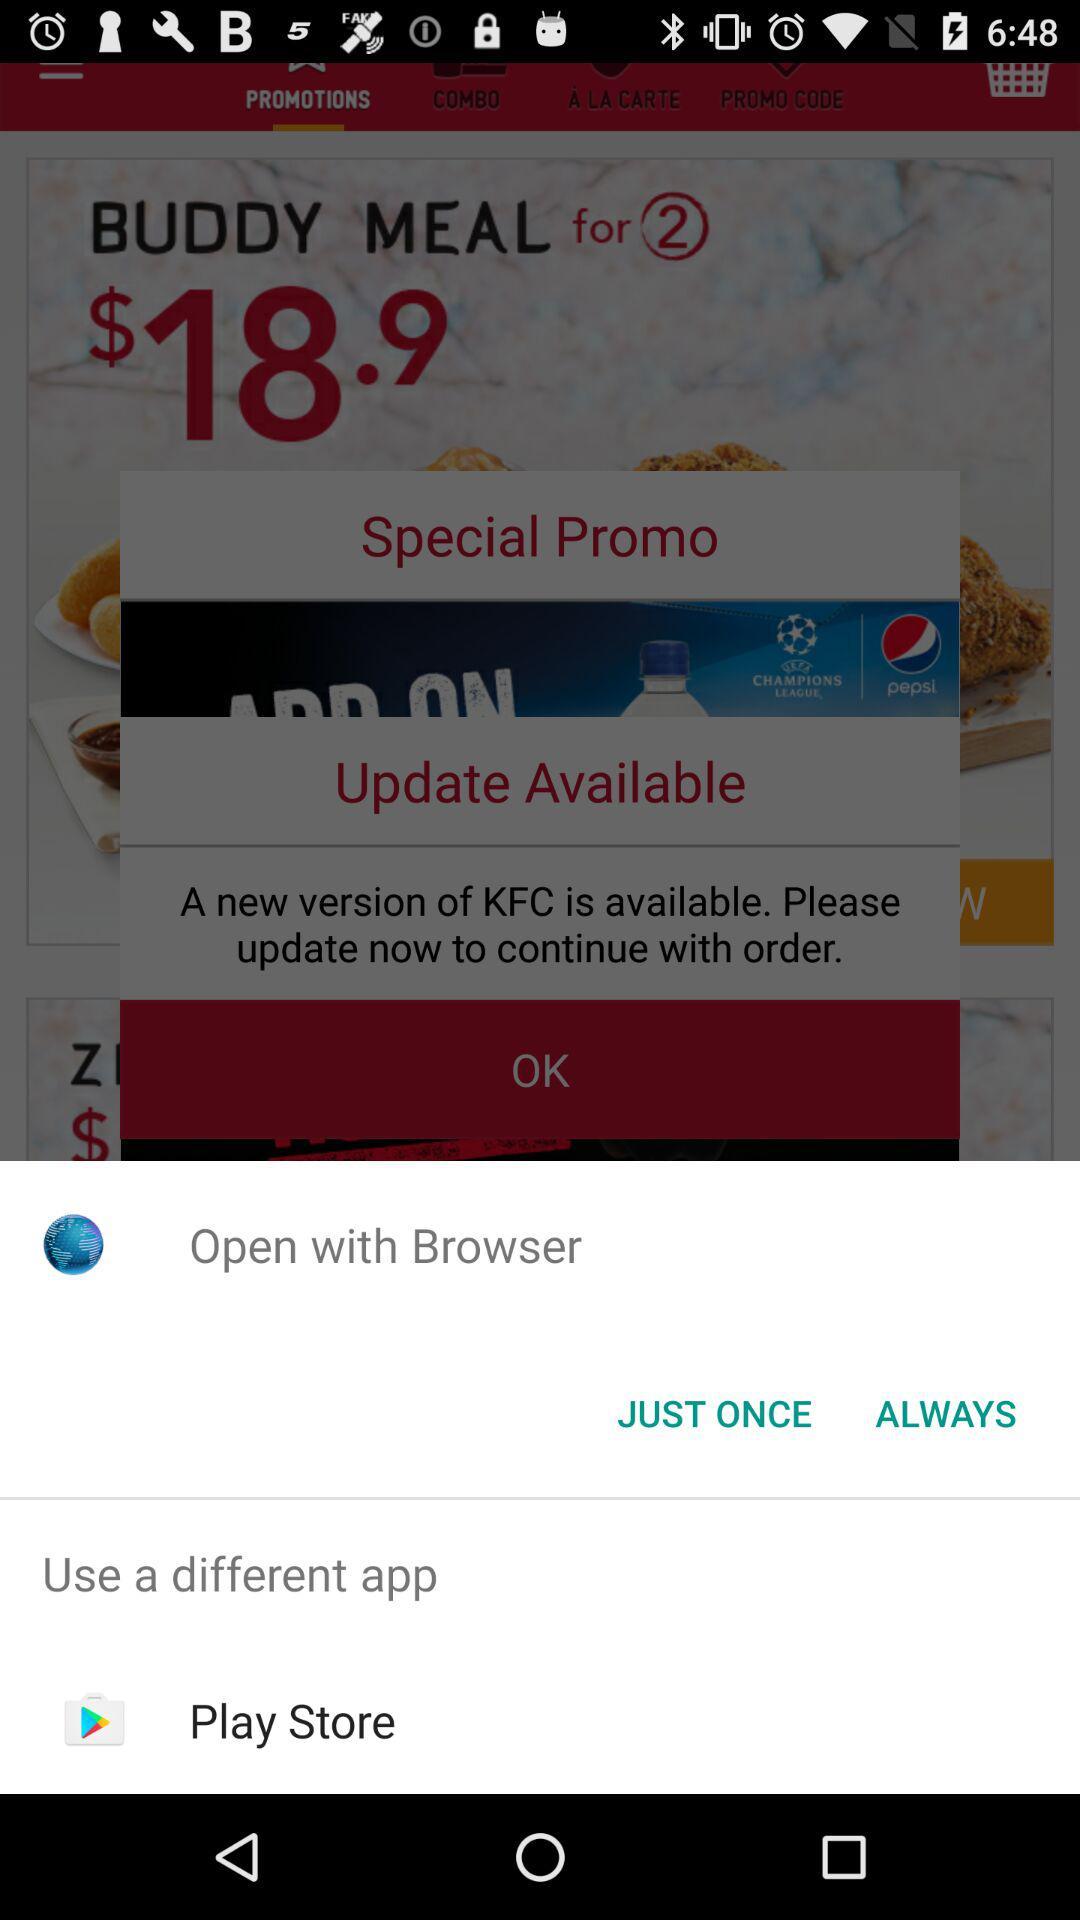 The height and width of the screenshot is (1920, 1080). What do you see at coordinates (292, 1719) in the screenshot?
I see `play store item` at bounding box center [292, 1719].